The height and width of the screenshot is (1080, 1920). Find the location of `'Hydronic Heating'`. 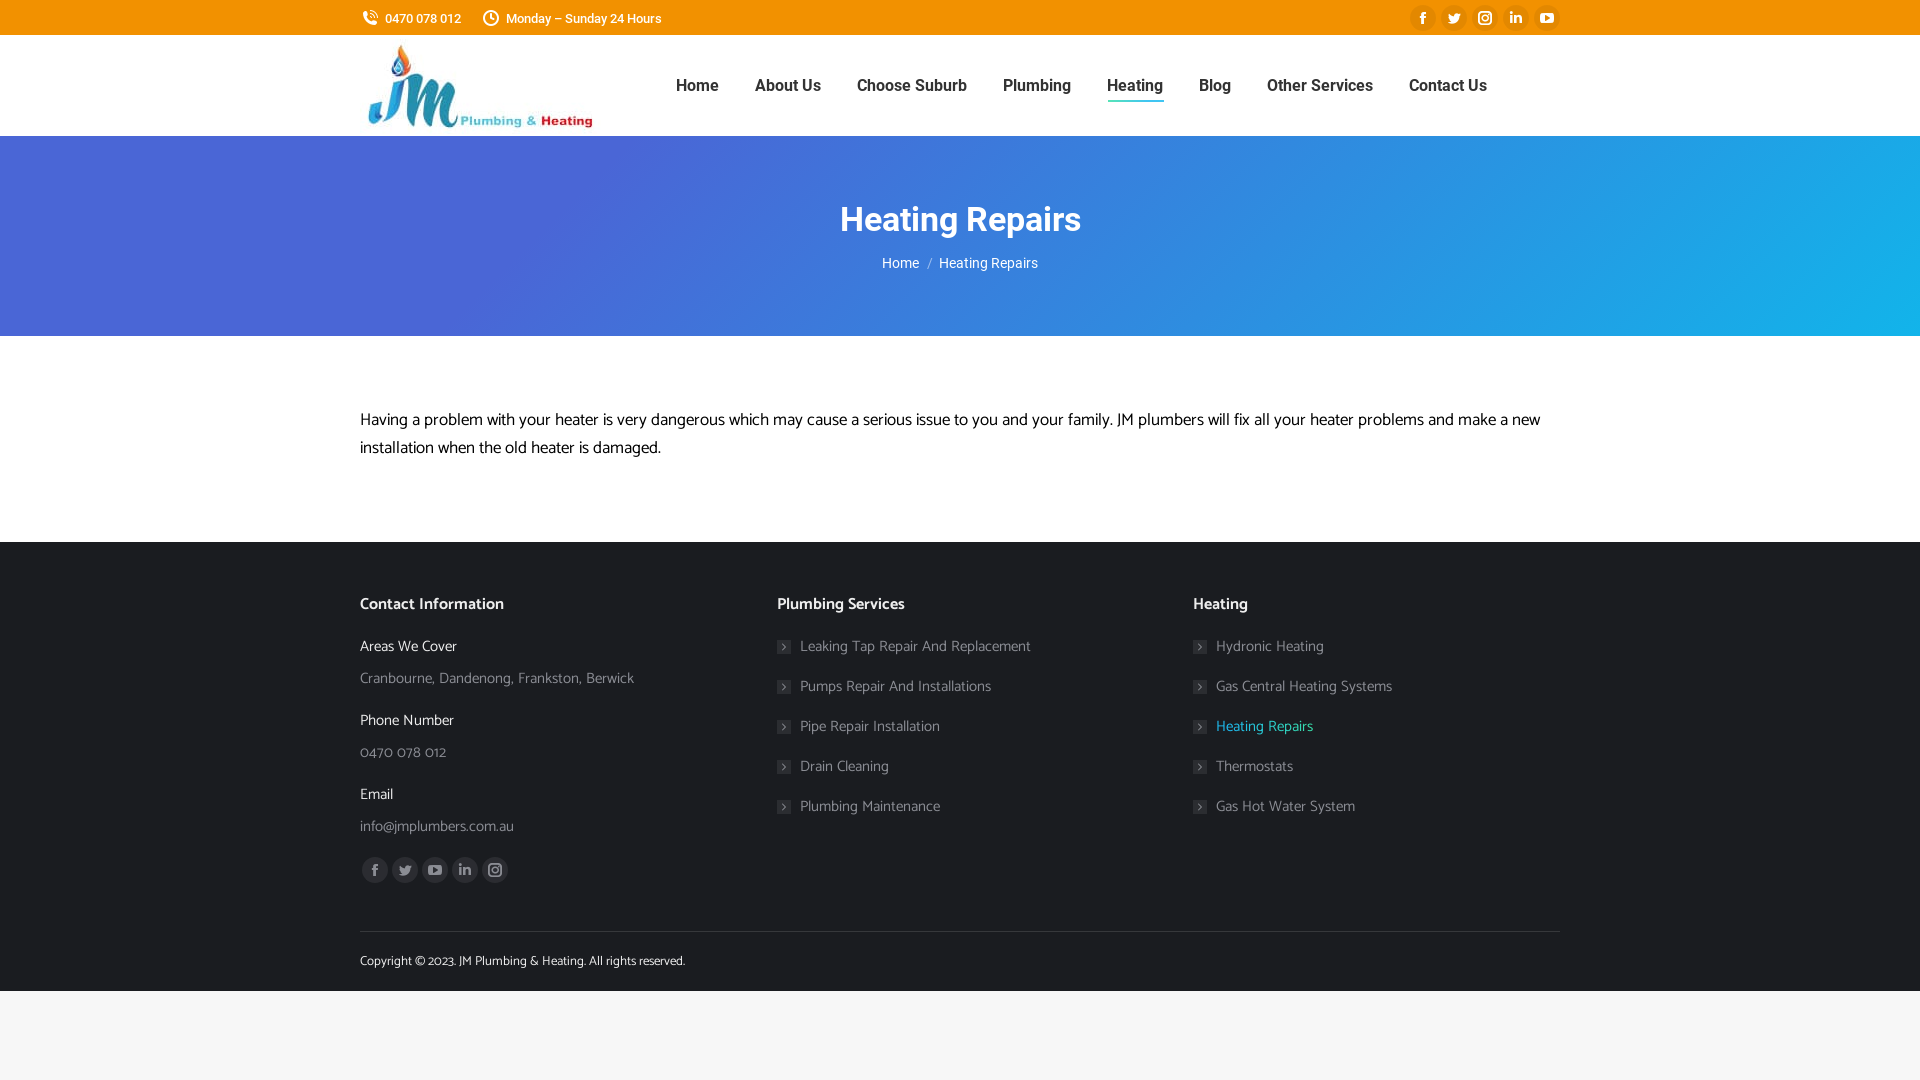

'Hydronic Heating' is located at coordinates (1257, 646).